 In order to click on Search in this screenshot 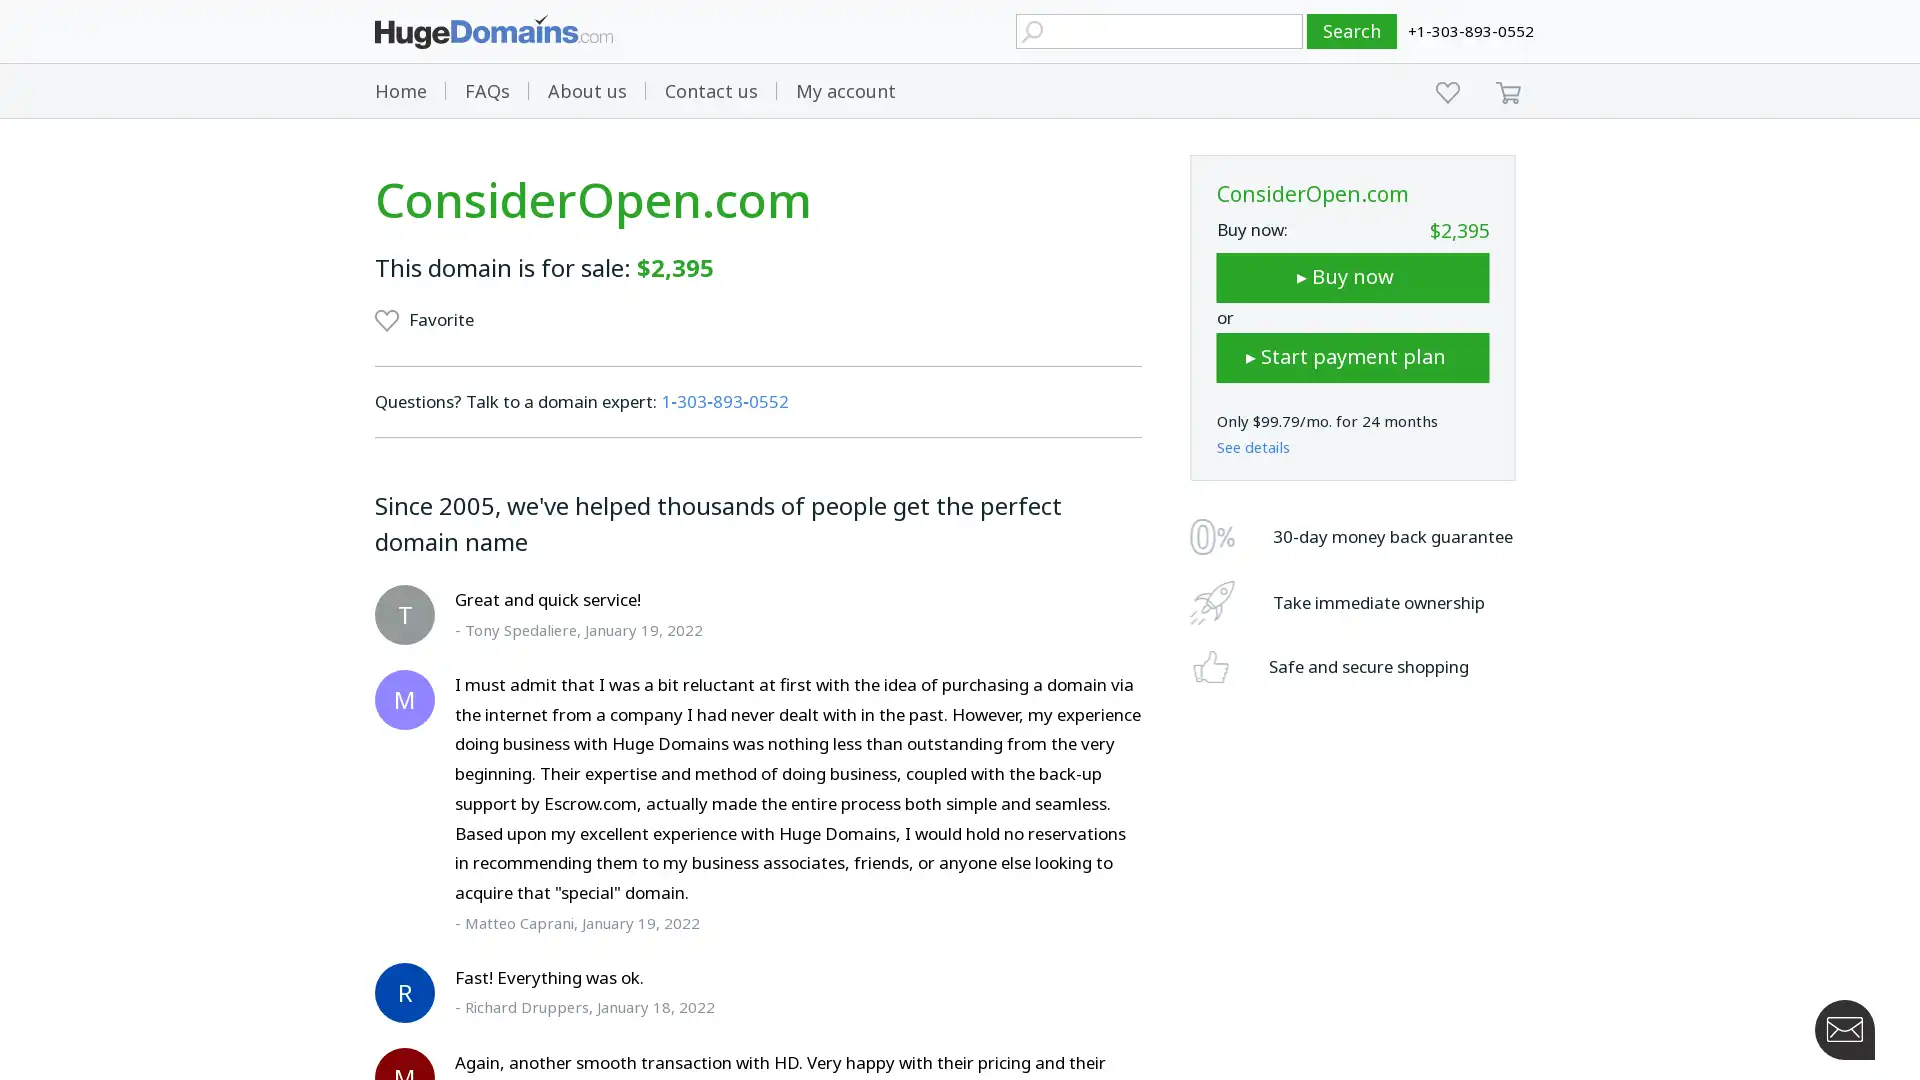, I will do `click(1352, 31)`.